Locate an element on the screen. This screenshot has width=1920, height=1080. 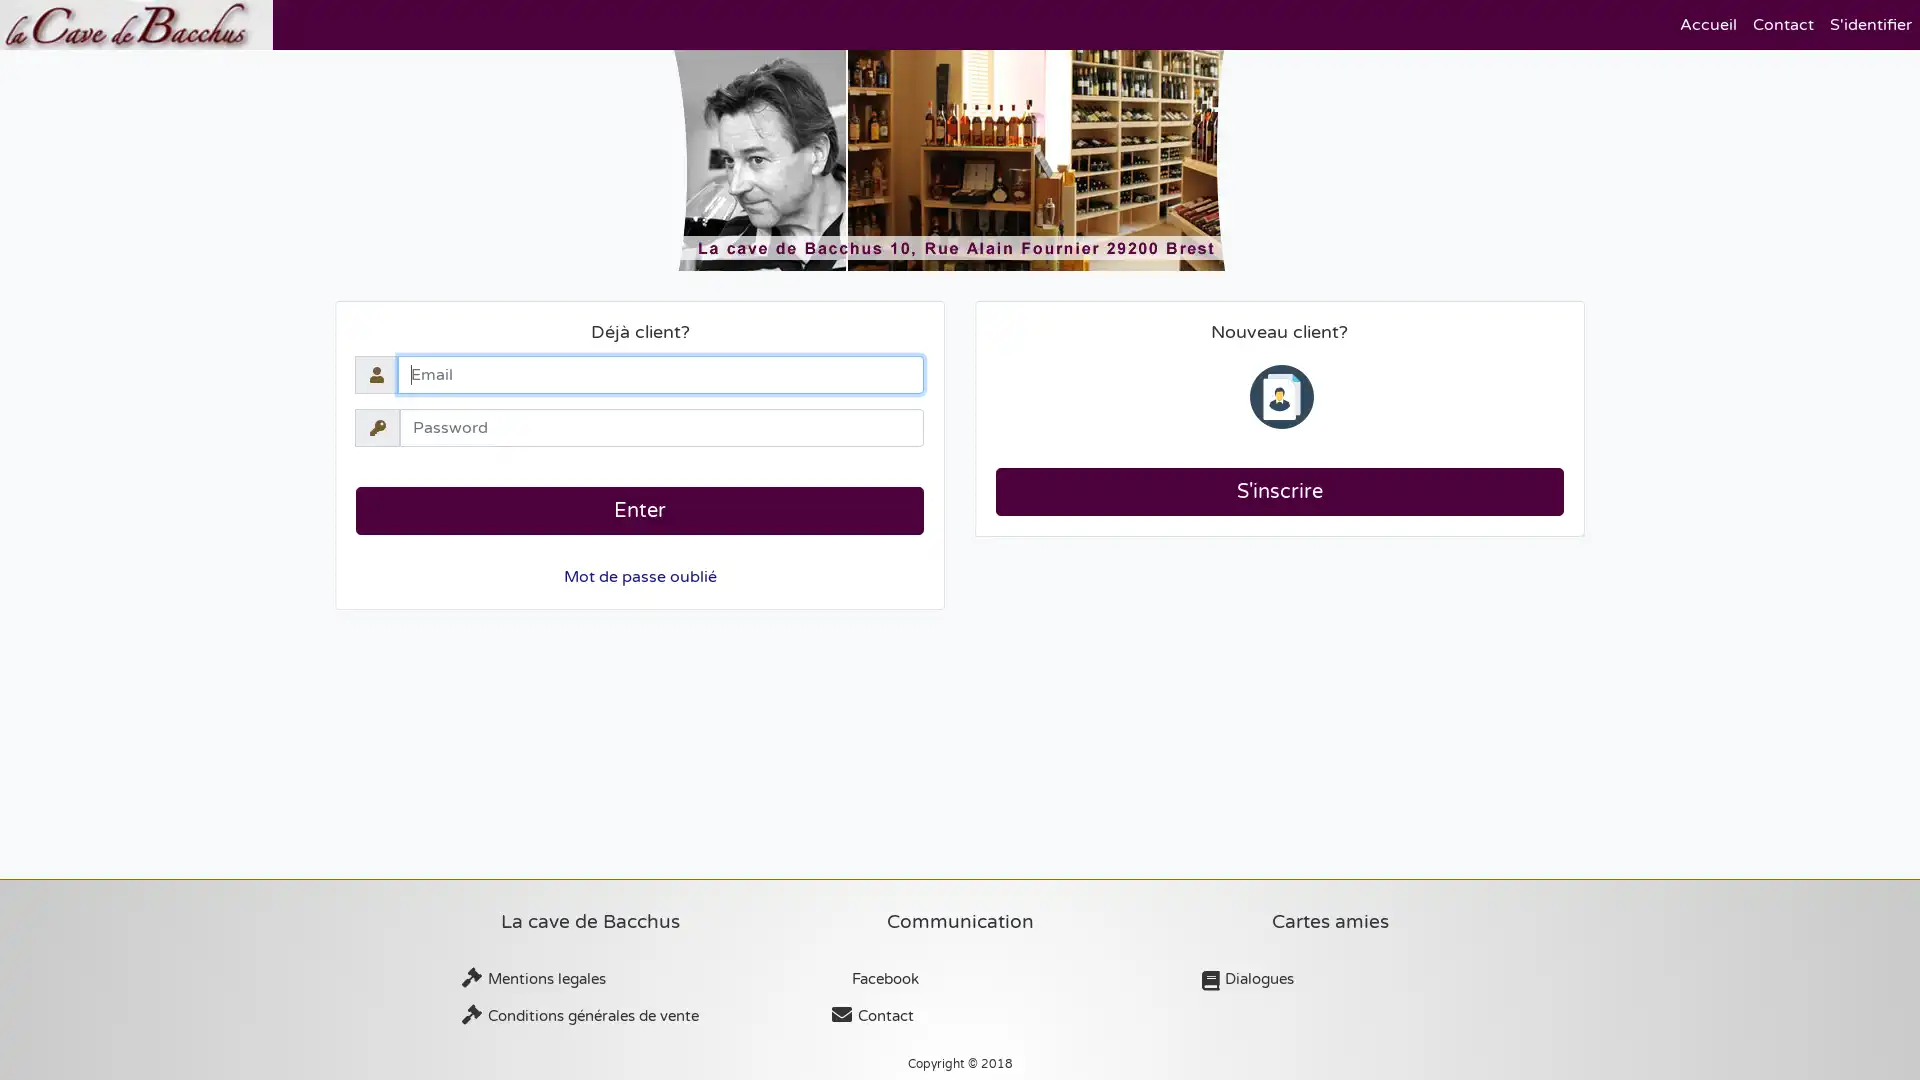
Enter is located at coordinates (638, 508).